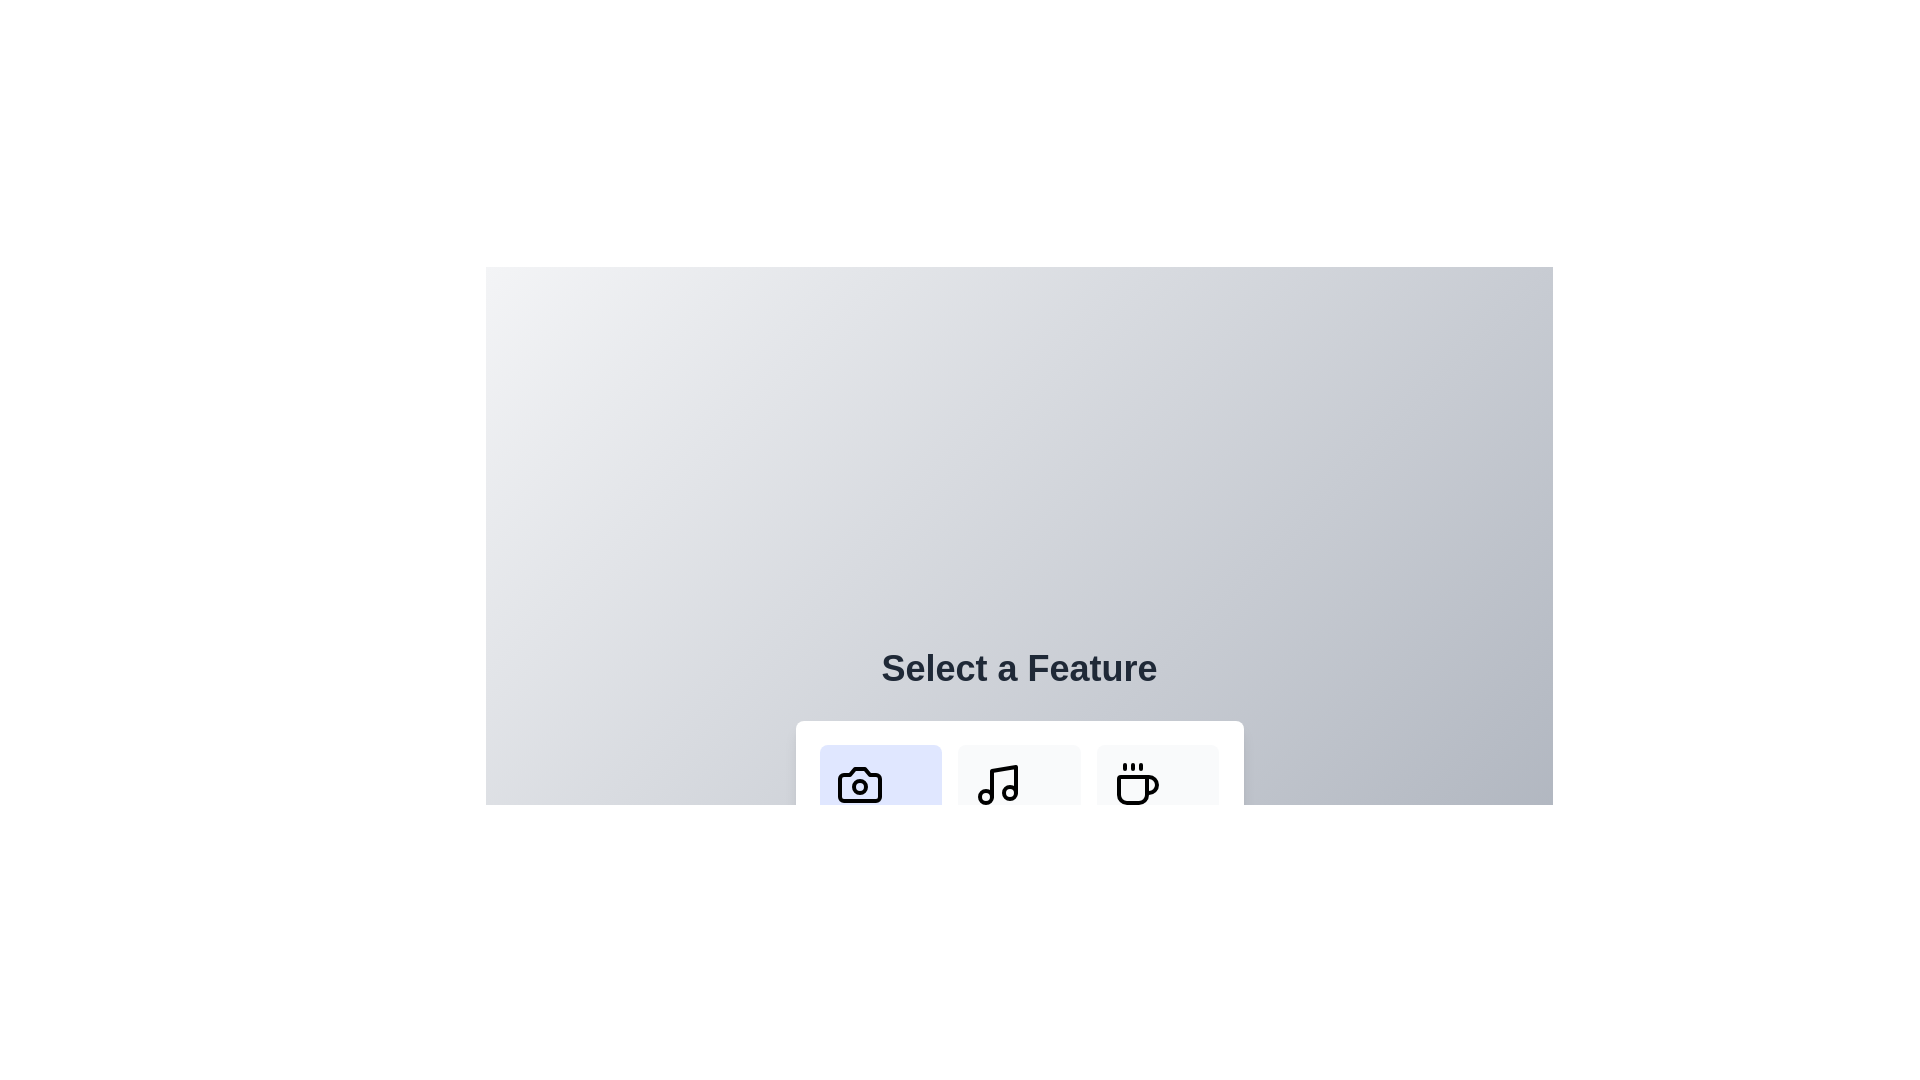 This screenshot has width=1920, height=1080. What do you see at coordinates (1136, 784) in the screenshot?
I see `the coffee cup icon with steam lines above it, located in the 'Select a Feature' panel as the third icon from the left` at bounding box center [1136, 784].